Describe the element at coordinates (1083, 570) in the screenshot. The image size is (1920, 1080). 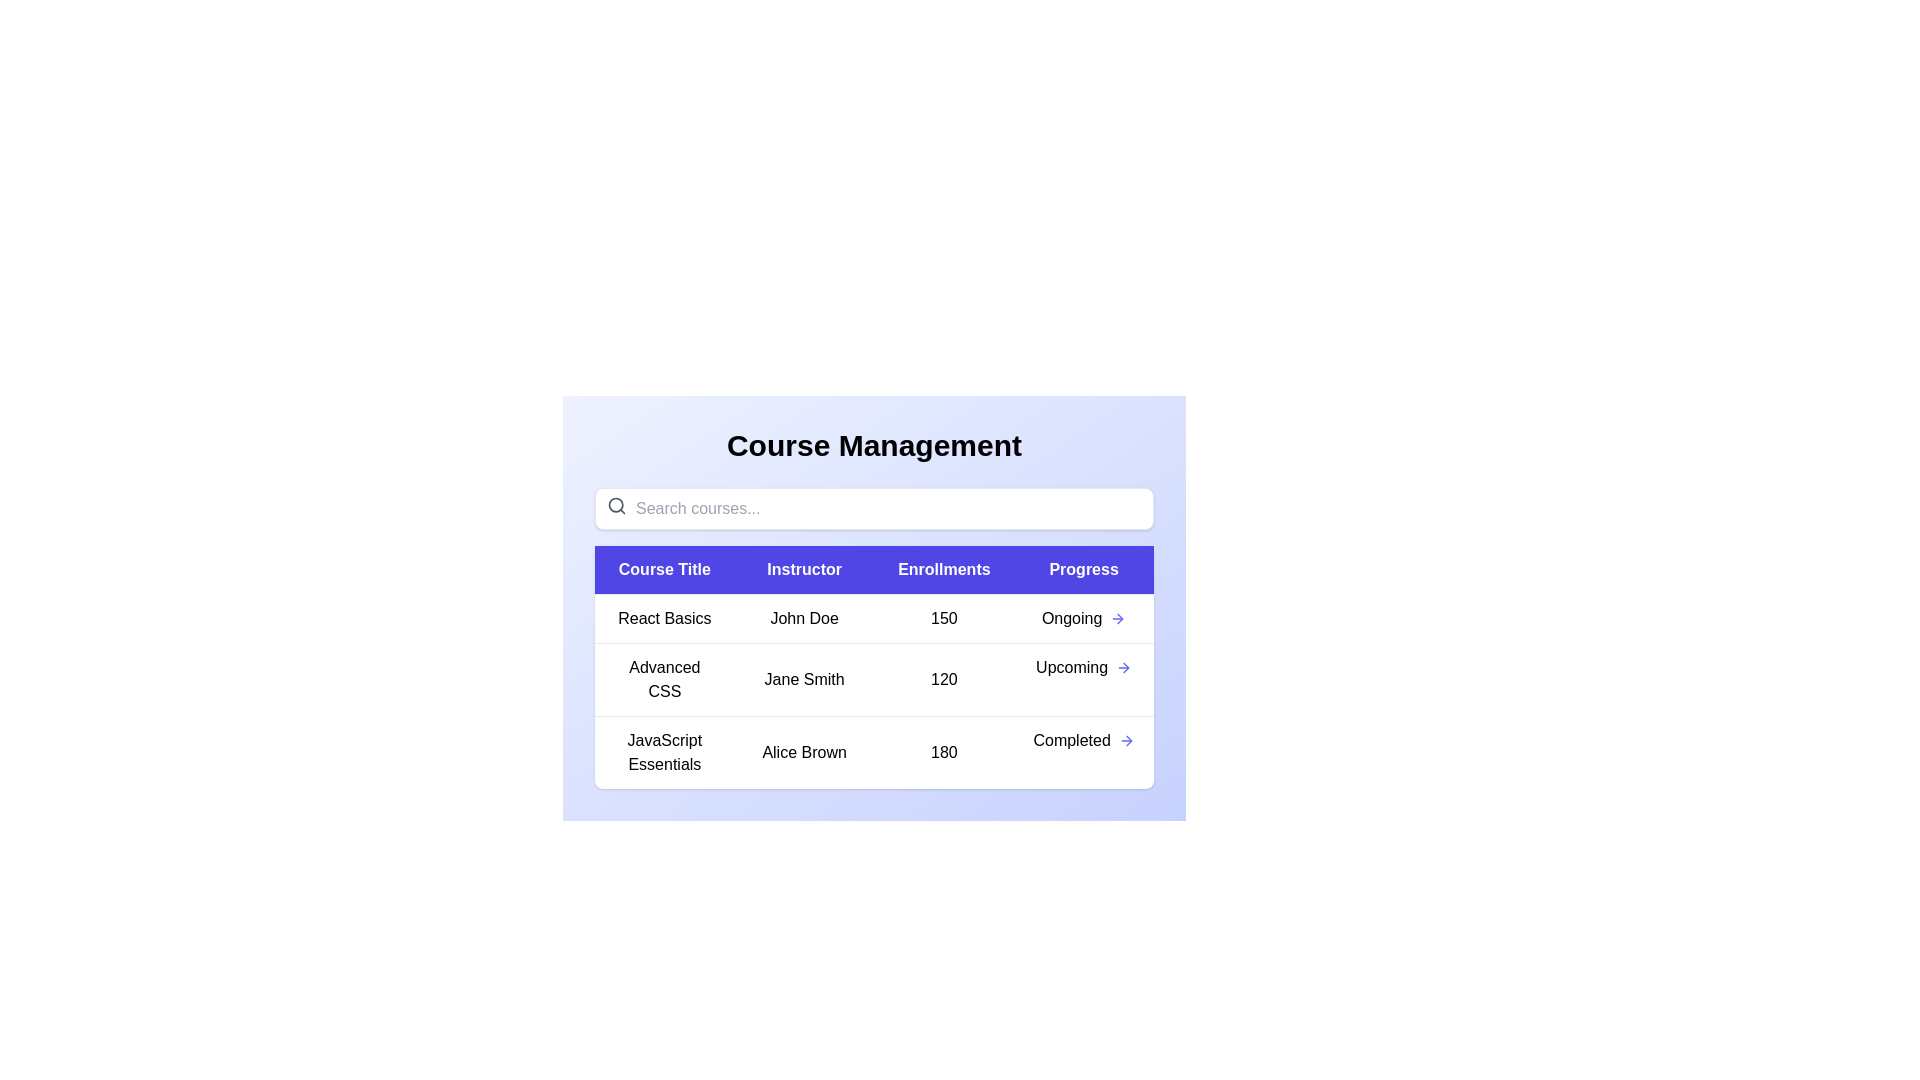
I see `the column header Progress to sort or filter the courses` at that location.